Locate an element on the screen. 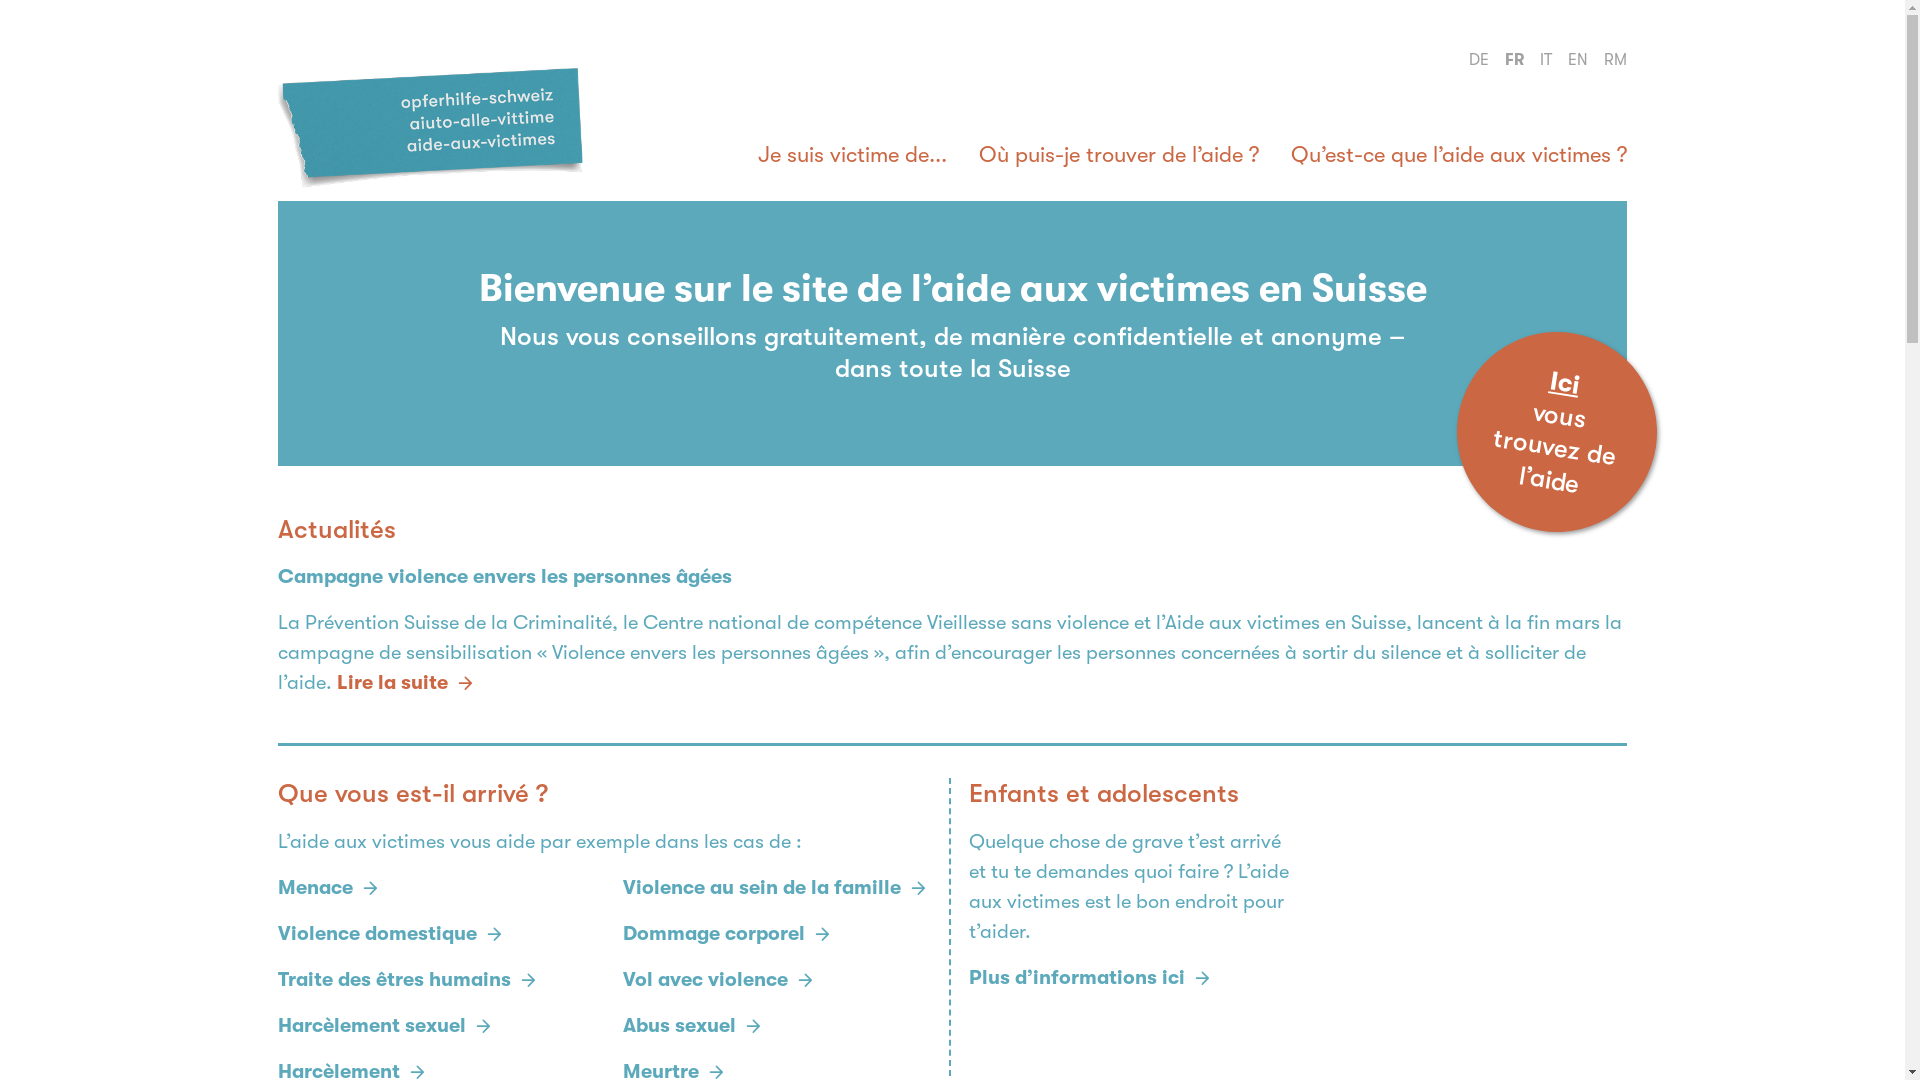  'Violence domestique' is located at coordinates (377, 933).